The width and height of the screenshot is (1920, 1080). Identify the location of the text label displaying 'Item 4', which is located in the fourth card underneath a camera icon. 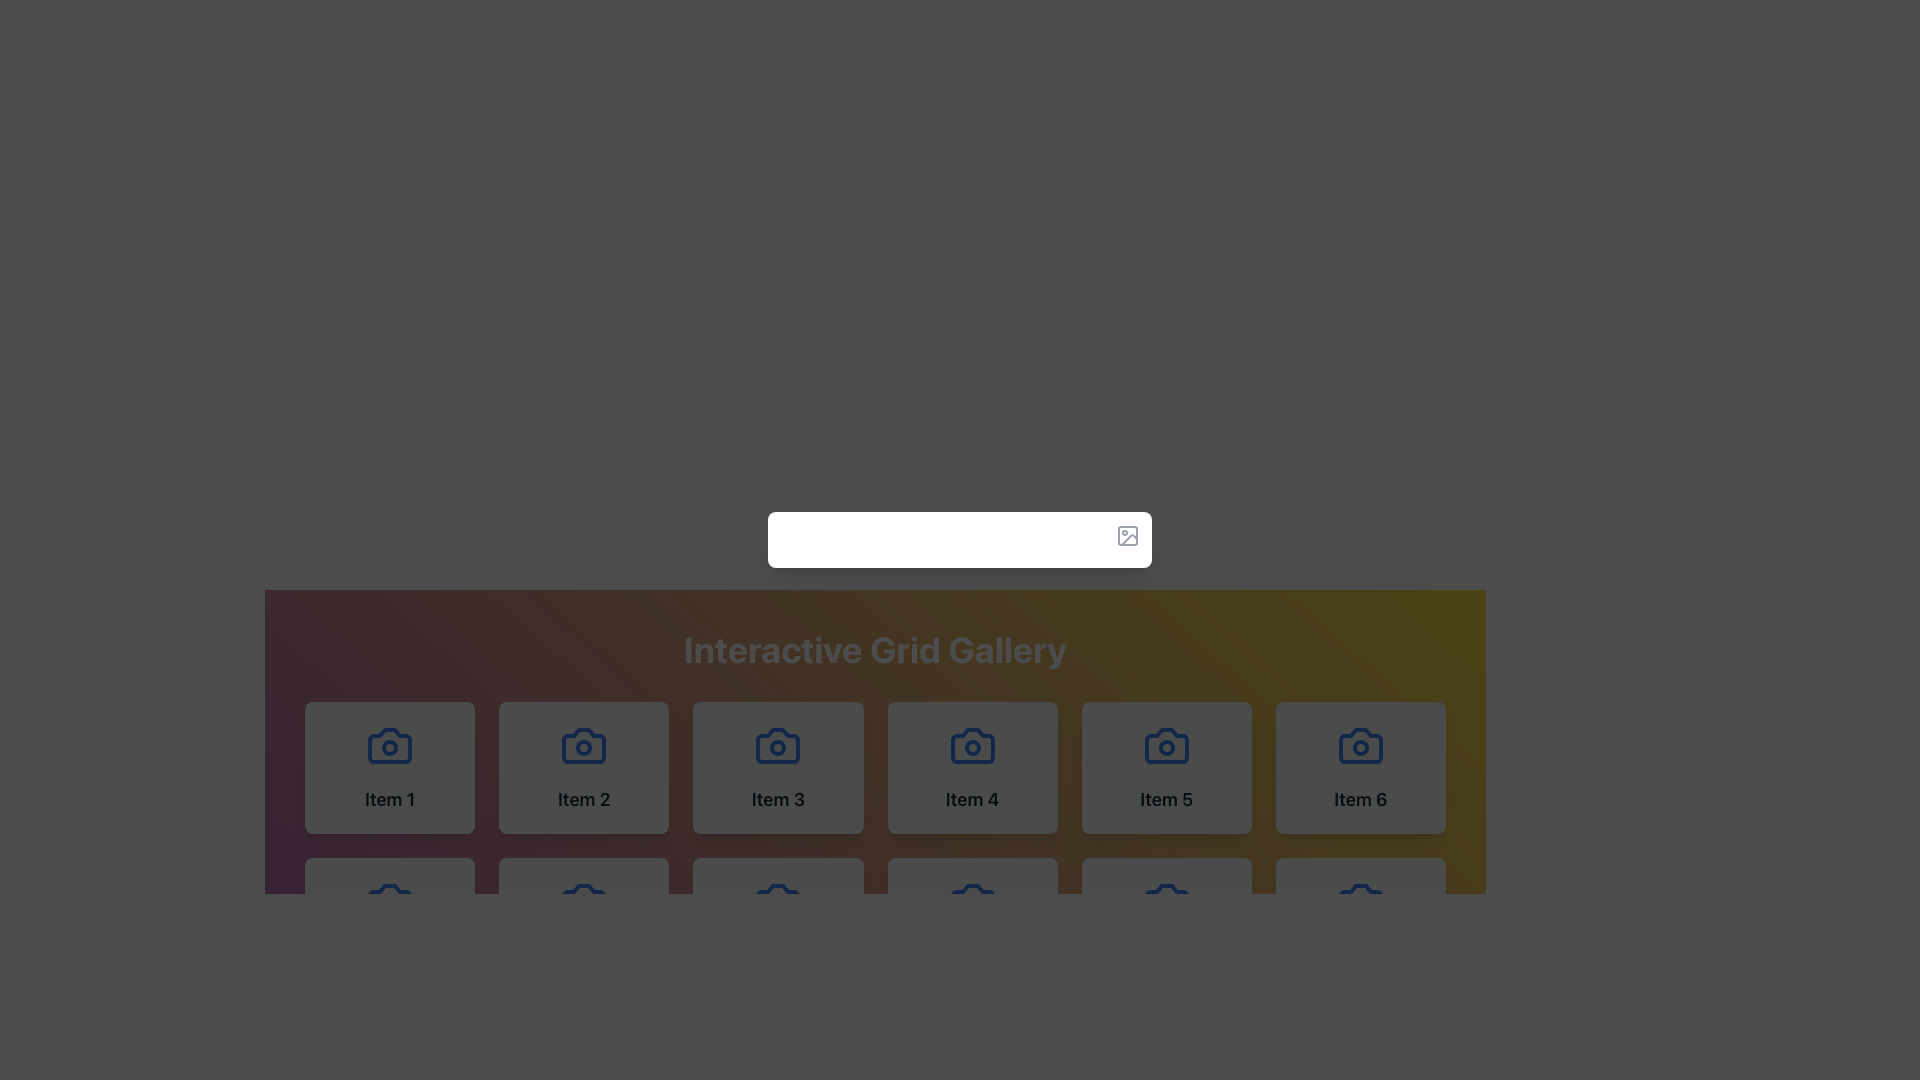
(972, 798).